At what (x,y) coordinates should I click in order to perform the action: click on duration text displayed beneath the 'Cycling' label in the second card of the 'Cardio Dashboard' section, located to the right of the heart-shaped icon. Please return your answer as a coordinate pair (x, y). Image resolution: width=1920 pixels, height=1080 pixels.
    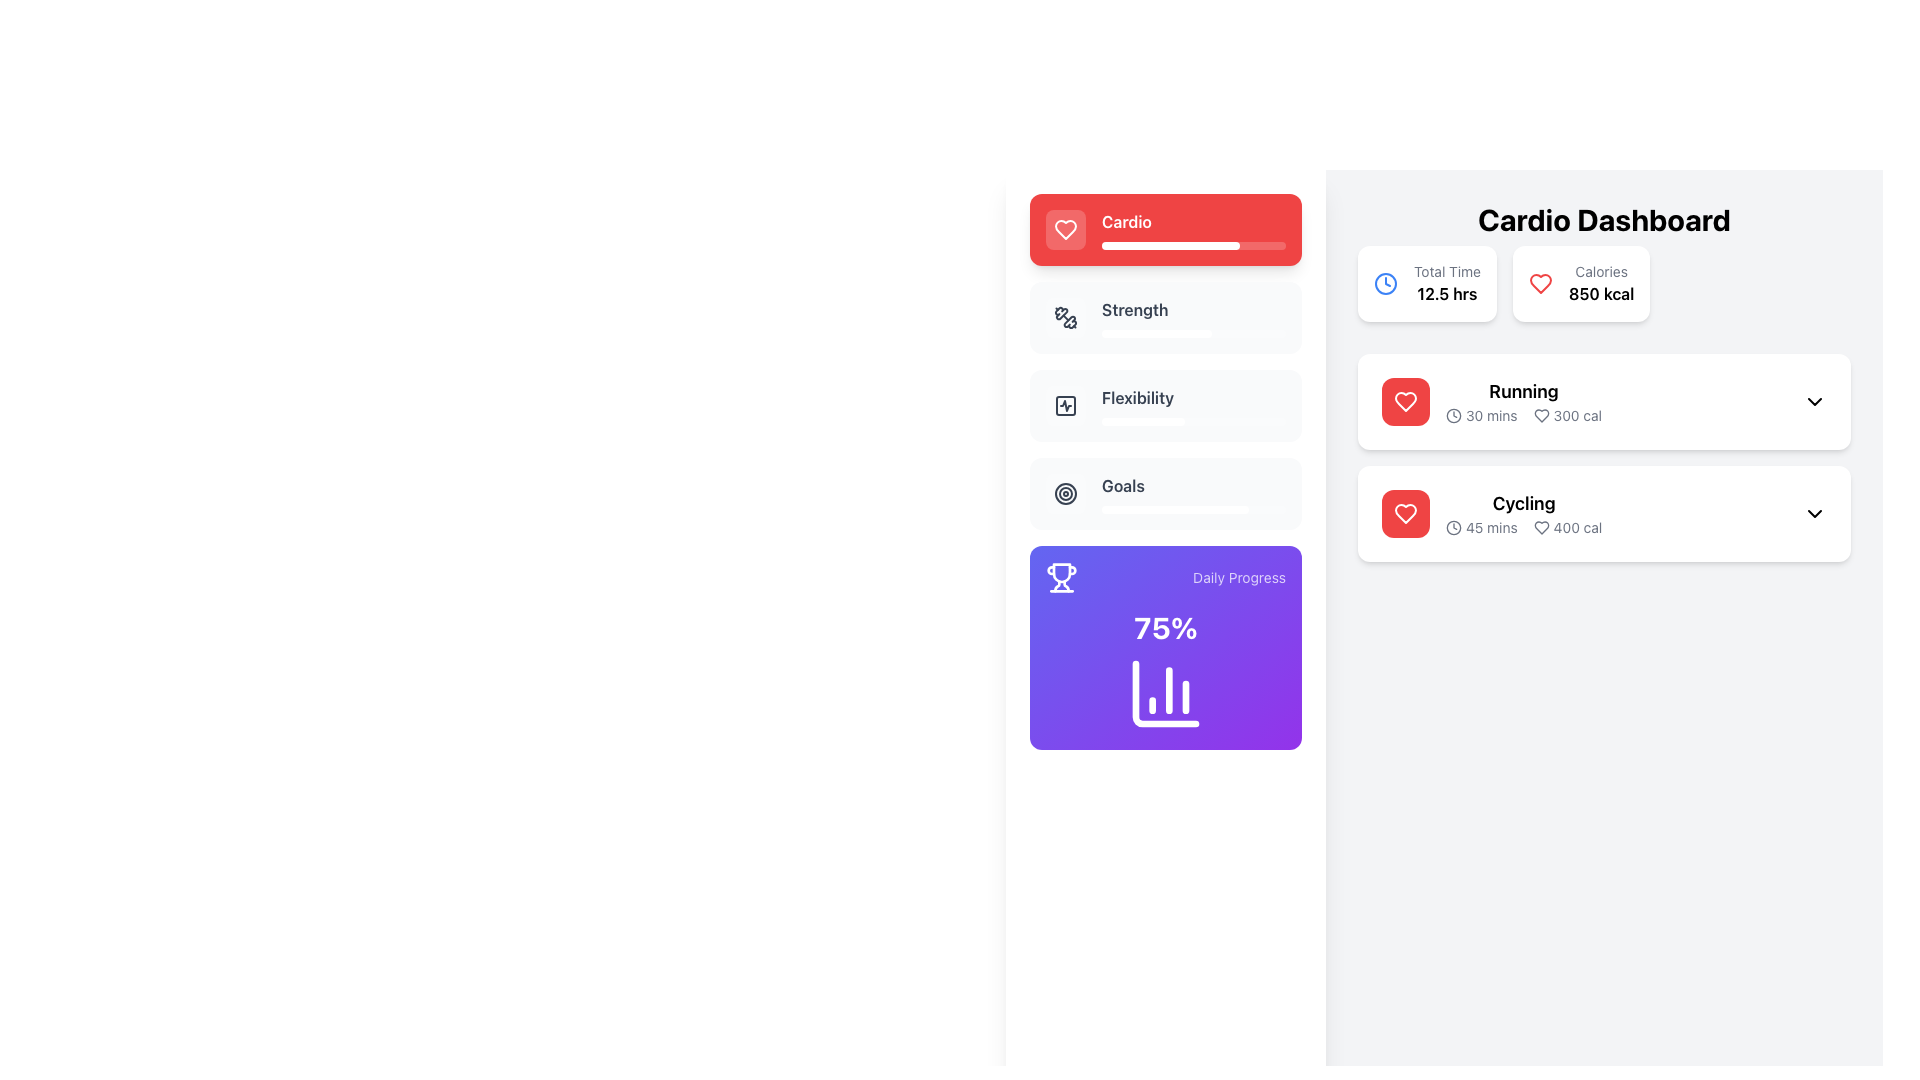
    Looking at the image, I should click on (1481, 527).